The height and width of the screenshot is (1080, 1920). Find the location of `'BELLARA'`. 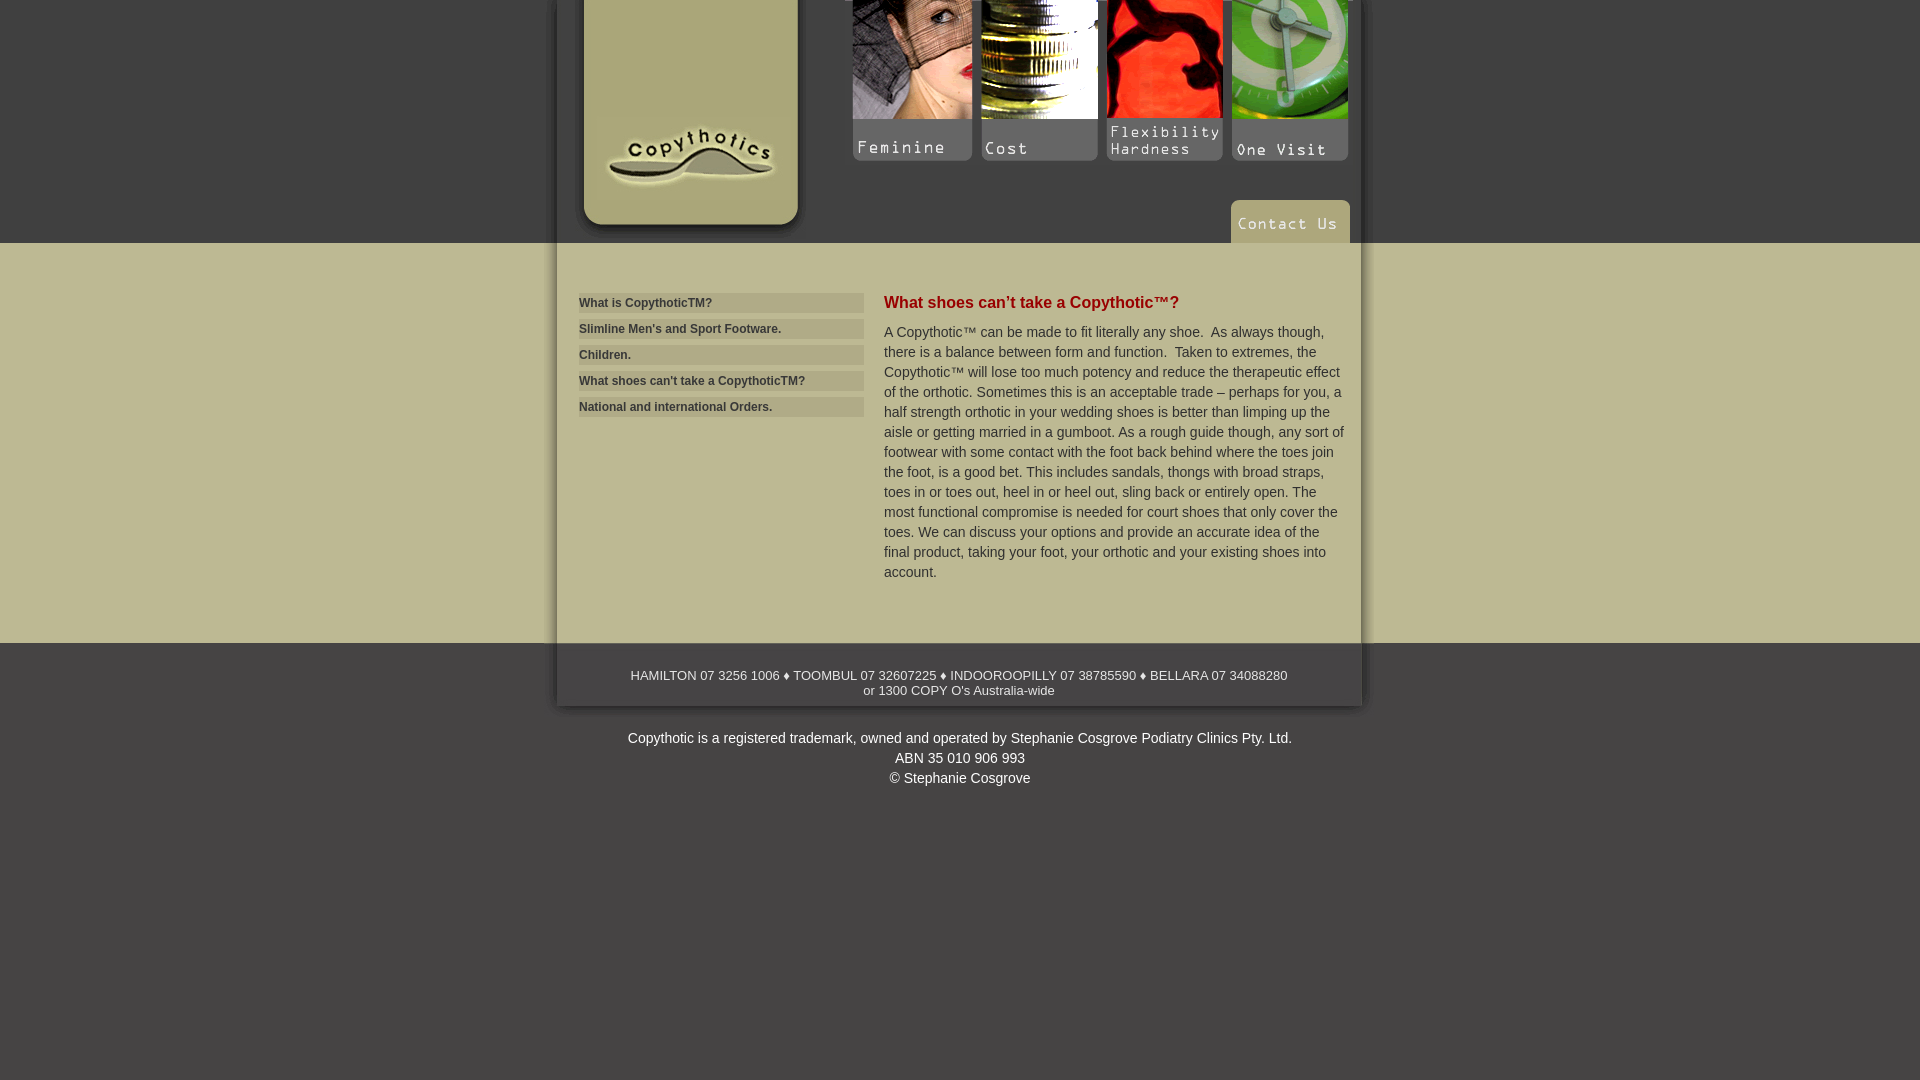

'BELLARA' is located at coordinates (1179, 675).